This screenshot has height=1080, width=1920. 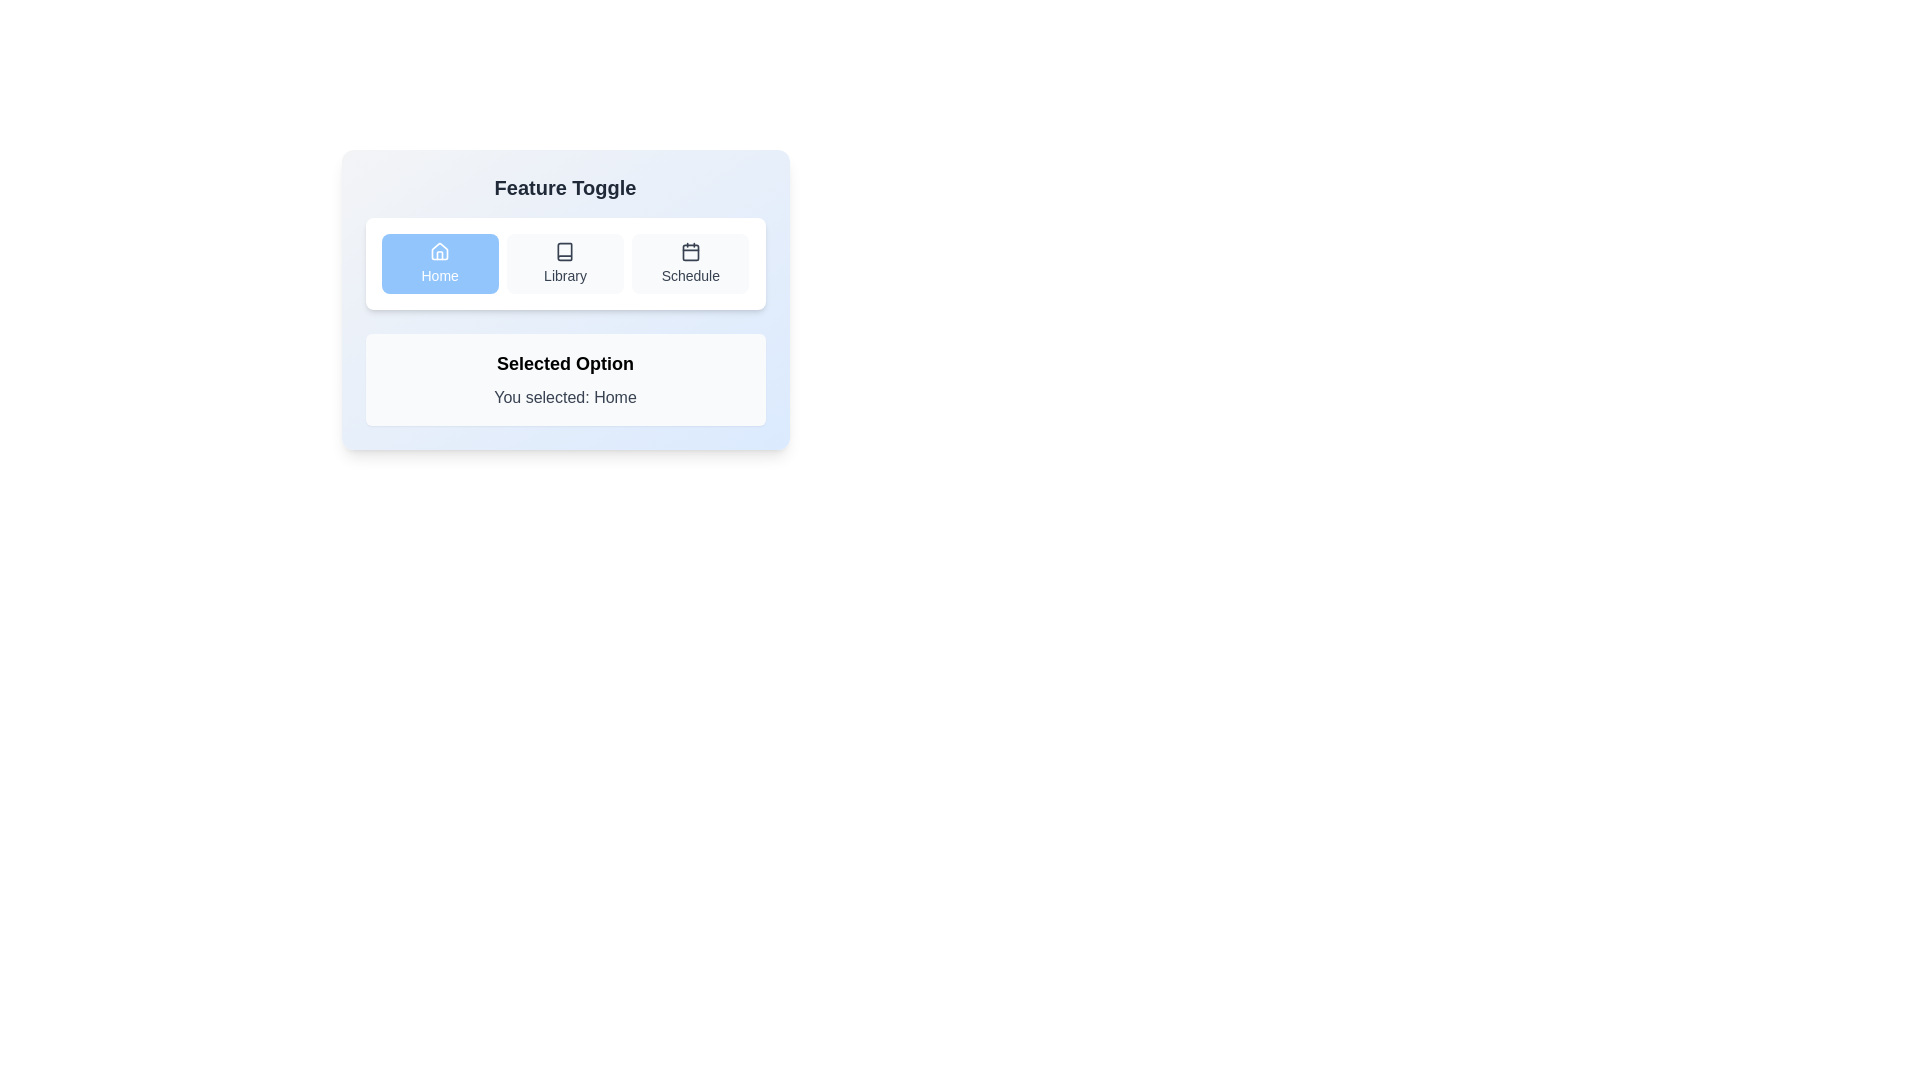 What do you see at coordinates (564, 250) in the screenshot?
I see `the small book icon located inside the 'Library' button` at bounding box center [564, 250].